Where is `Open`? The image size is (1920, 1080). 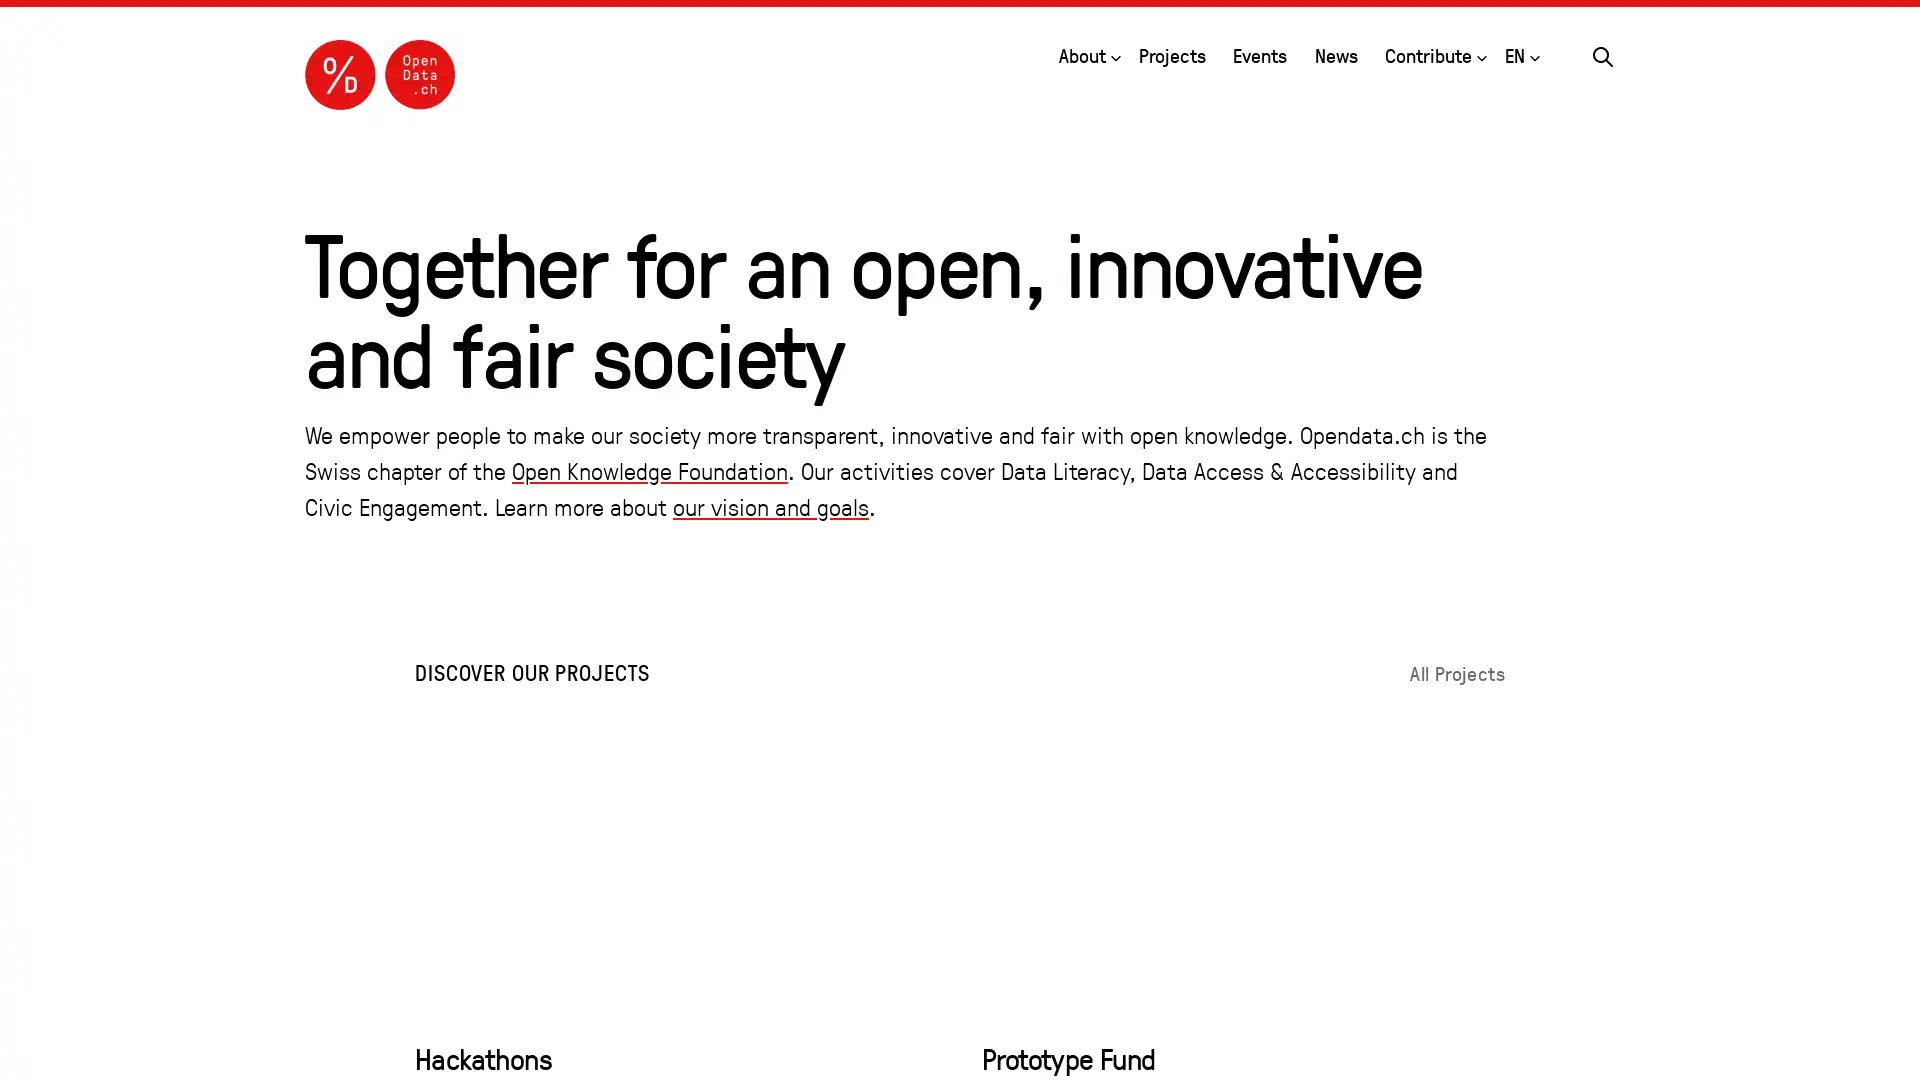 Open is located at coordinates (1113, 53).